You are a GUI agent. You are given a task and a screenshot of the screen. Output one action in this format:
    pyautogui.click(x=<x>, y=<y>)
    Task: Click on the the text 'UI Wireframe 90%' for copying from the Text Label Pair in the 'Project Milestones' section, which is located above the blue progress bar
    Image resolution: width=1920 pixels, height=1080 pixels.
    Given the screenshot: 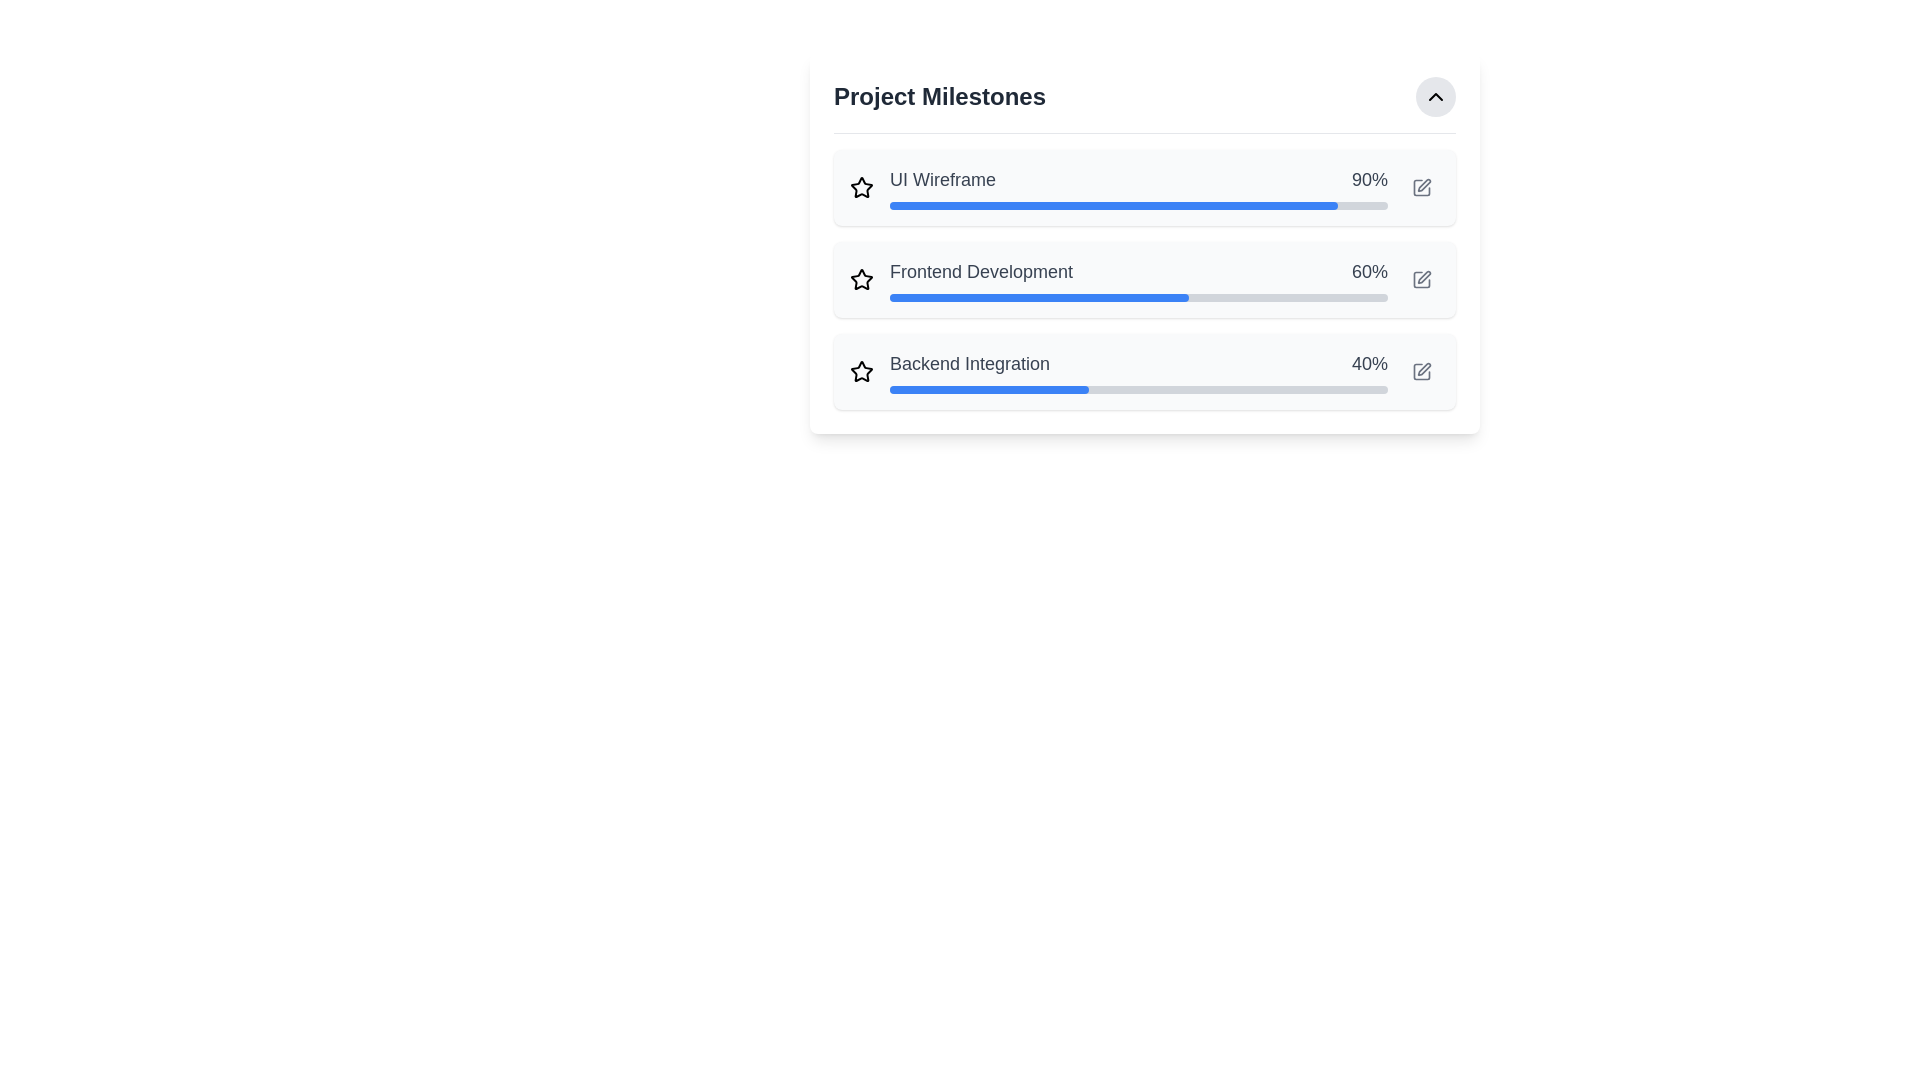 What is the action you would take?
    pyautogui.click(x=1138, y=180)
    